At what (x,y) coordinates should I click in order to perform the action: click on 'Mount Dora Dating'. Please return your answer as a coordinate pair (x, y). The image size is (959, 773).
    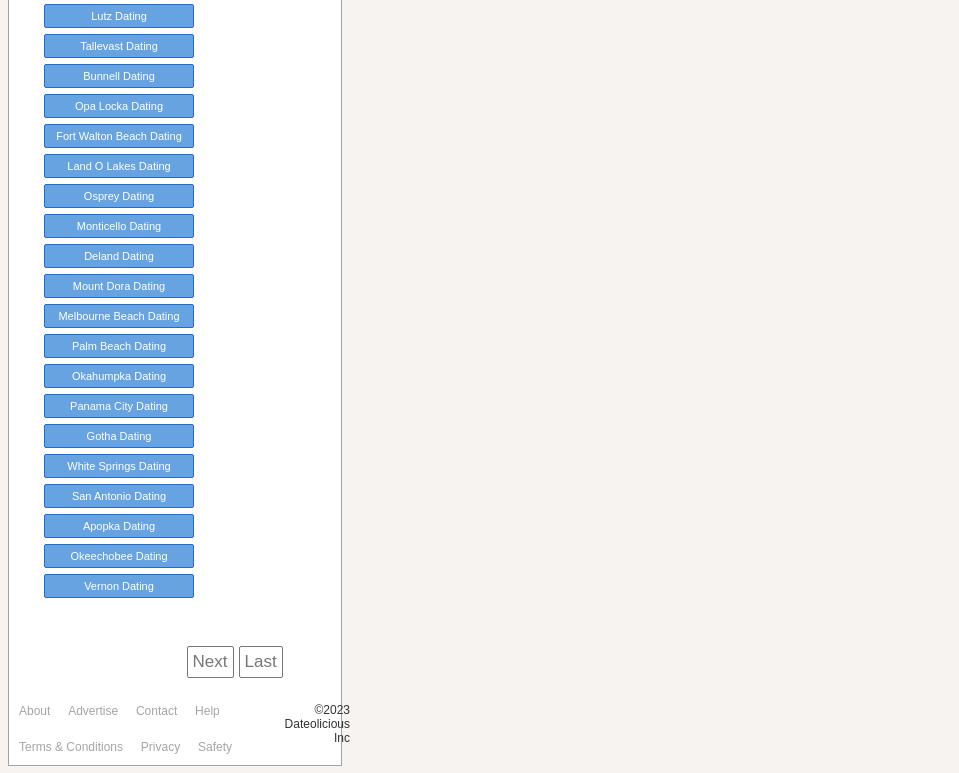
    Looking at the image, I should click on (118, 286).